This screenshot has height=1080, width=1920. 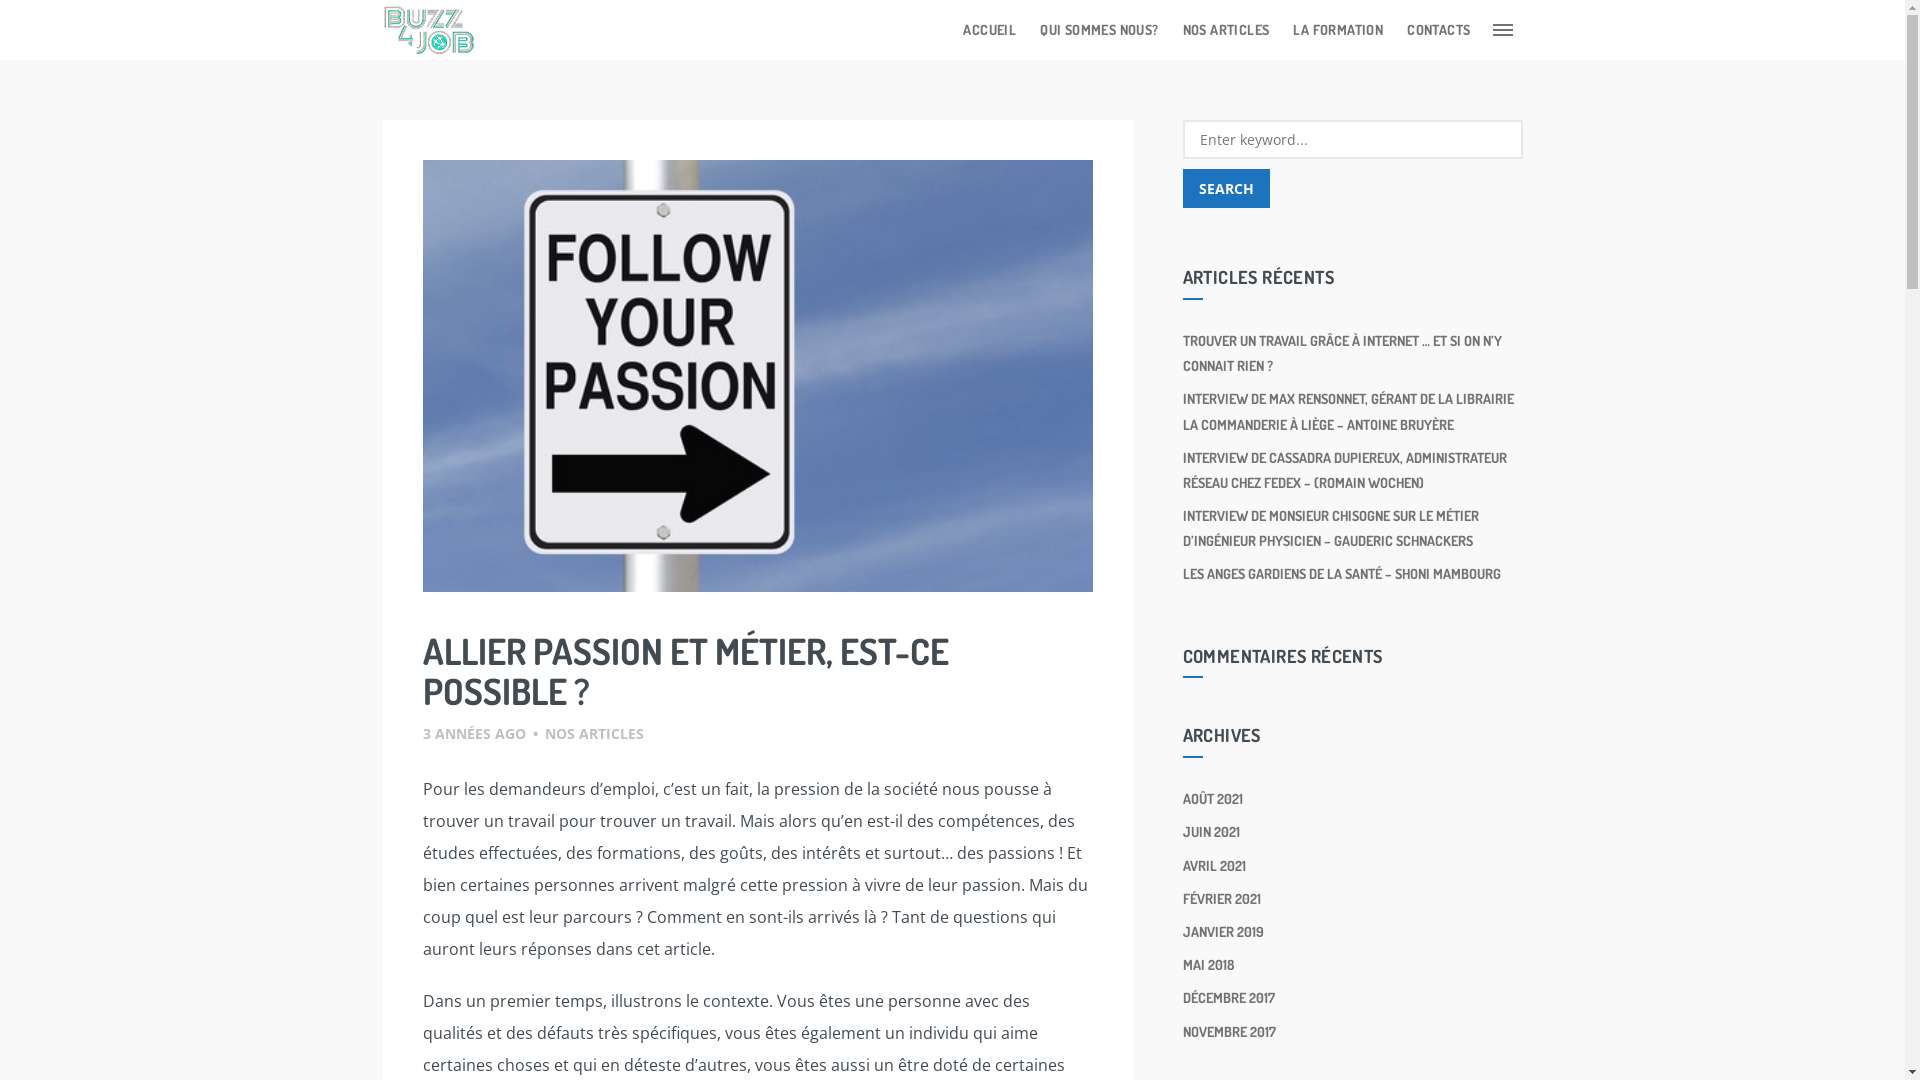 I want to click on 'ACCUEIL', so click(x=989, y=30).